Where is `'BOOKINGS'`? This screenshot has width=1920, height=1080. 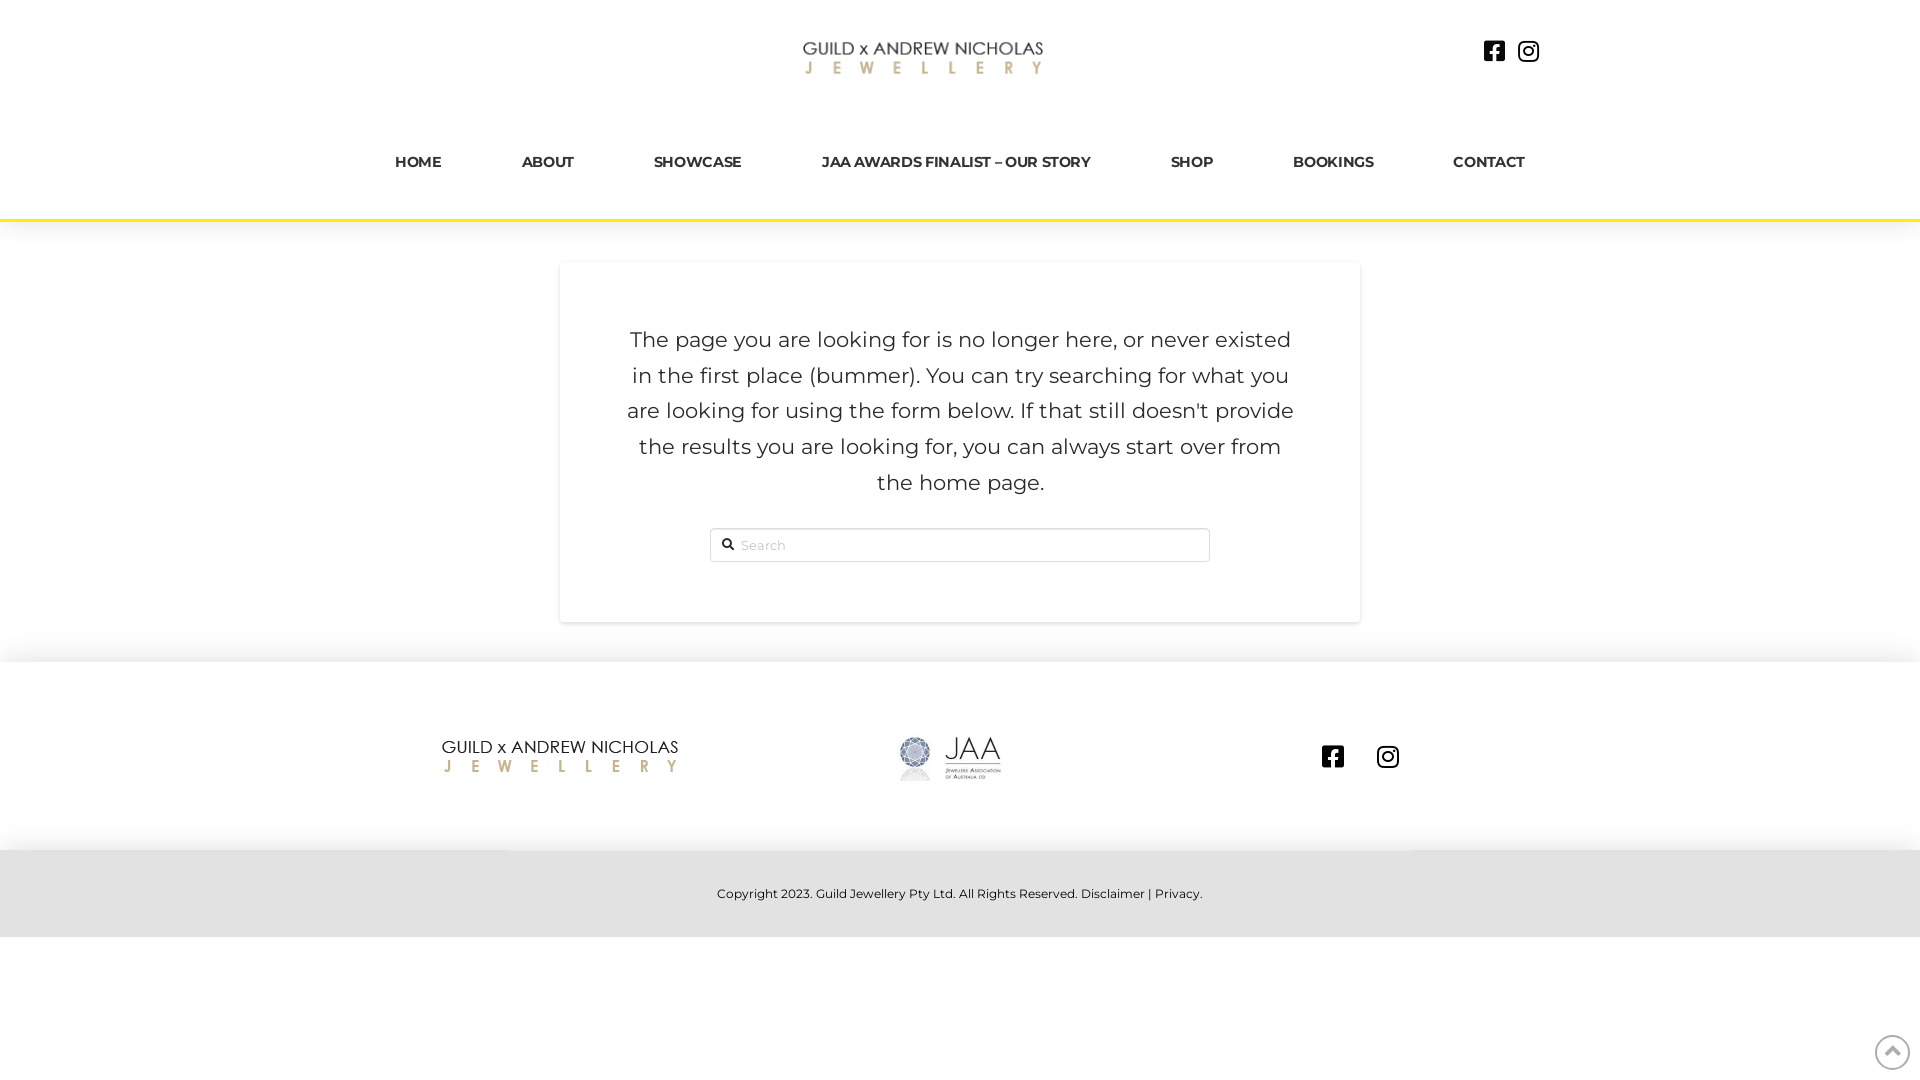
'BOOKINGS' is located at coordinates (1271, 161).